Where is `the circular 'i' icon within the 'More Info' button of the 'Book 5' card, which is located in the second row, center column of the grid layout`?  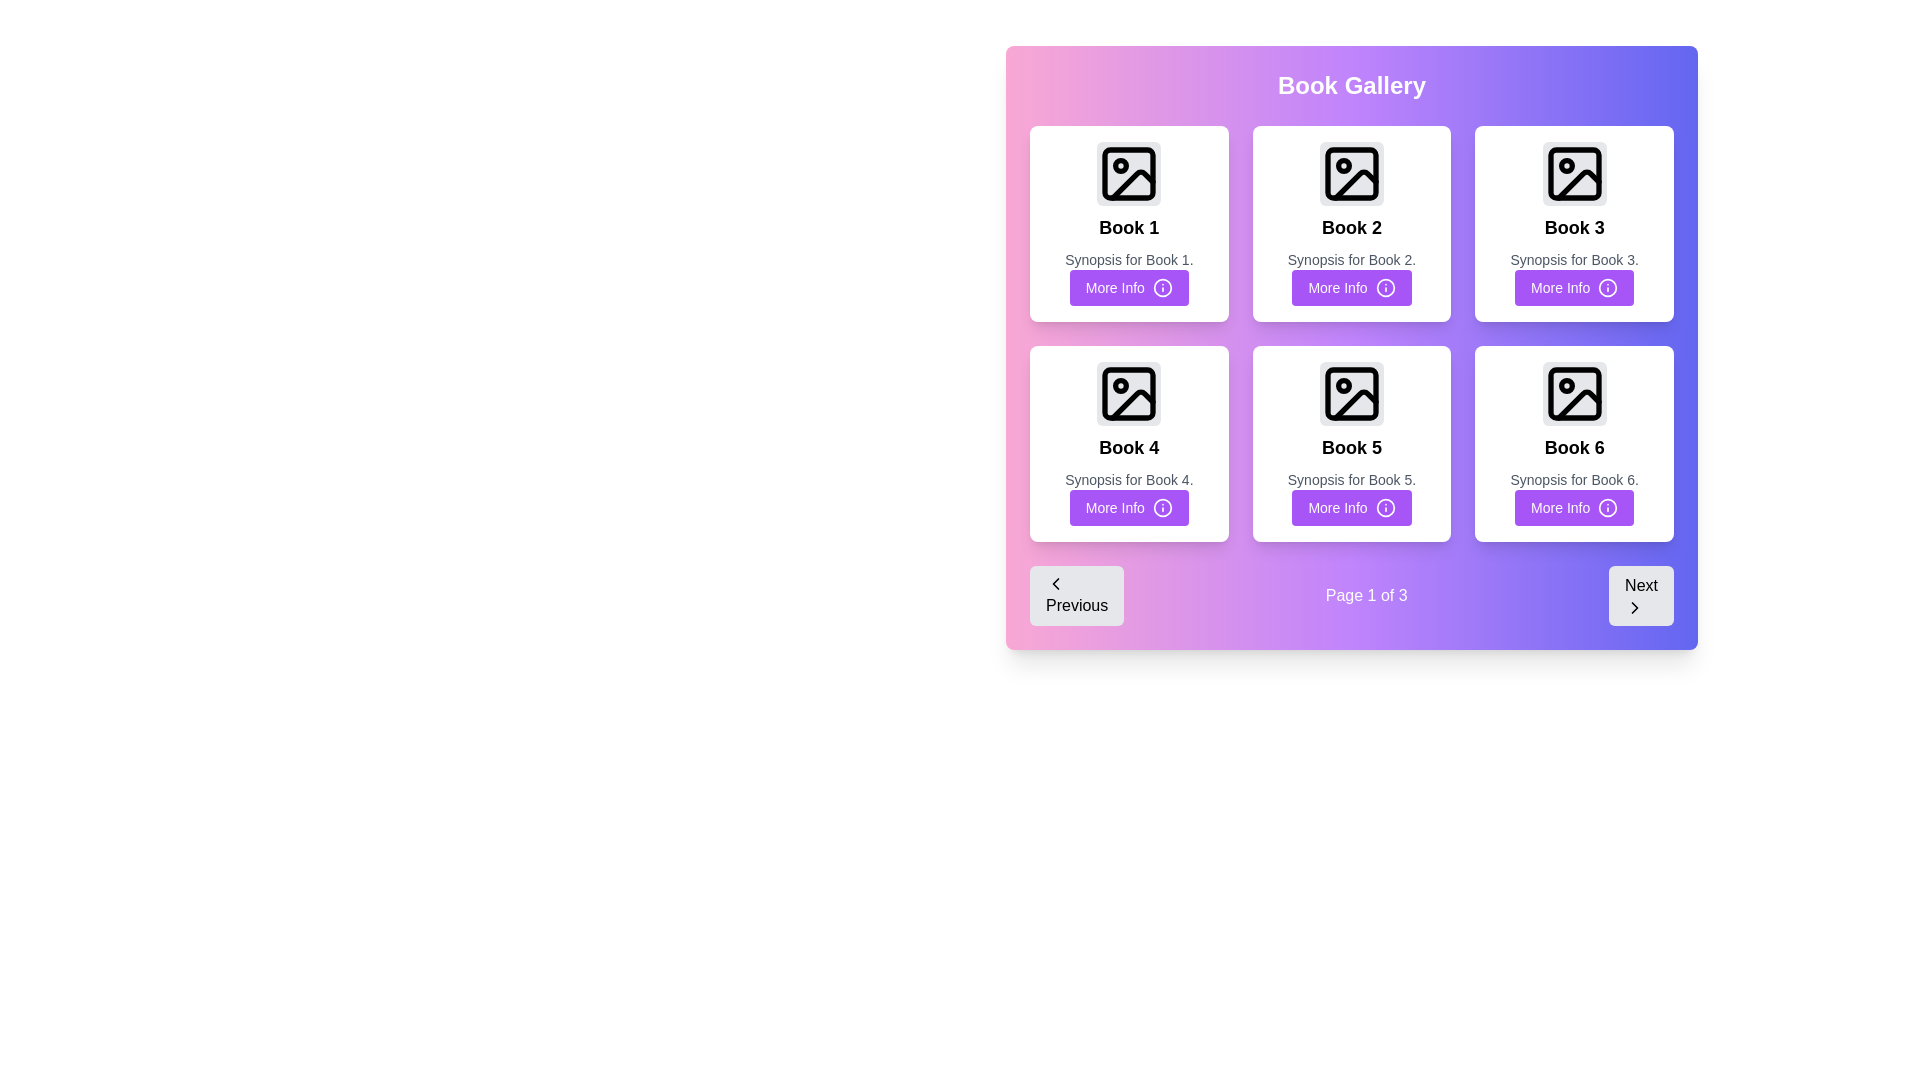 the circular 'i' icon within the 'More Info' button of the 'Book 5' card, which is located in the second row, center column of the grid layout is located at coordinates (1384, 507).